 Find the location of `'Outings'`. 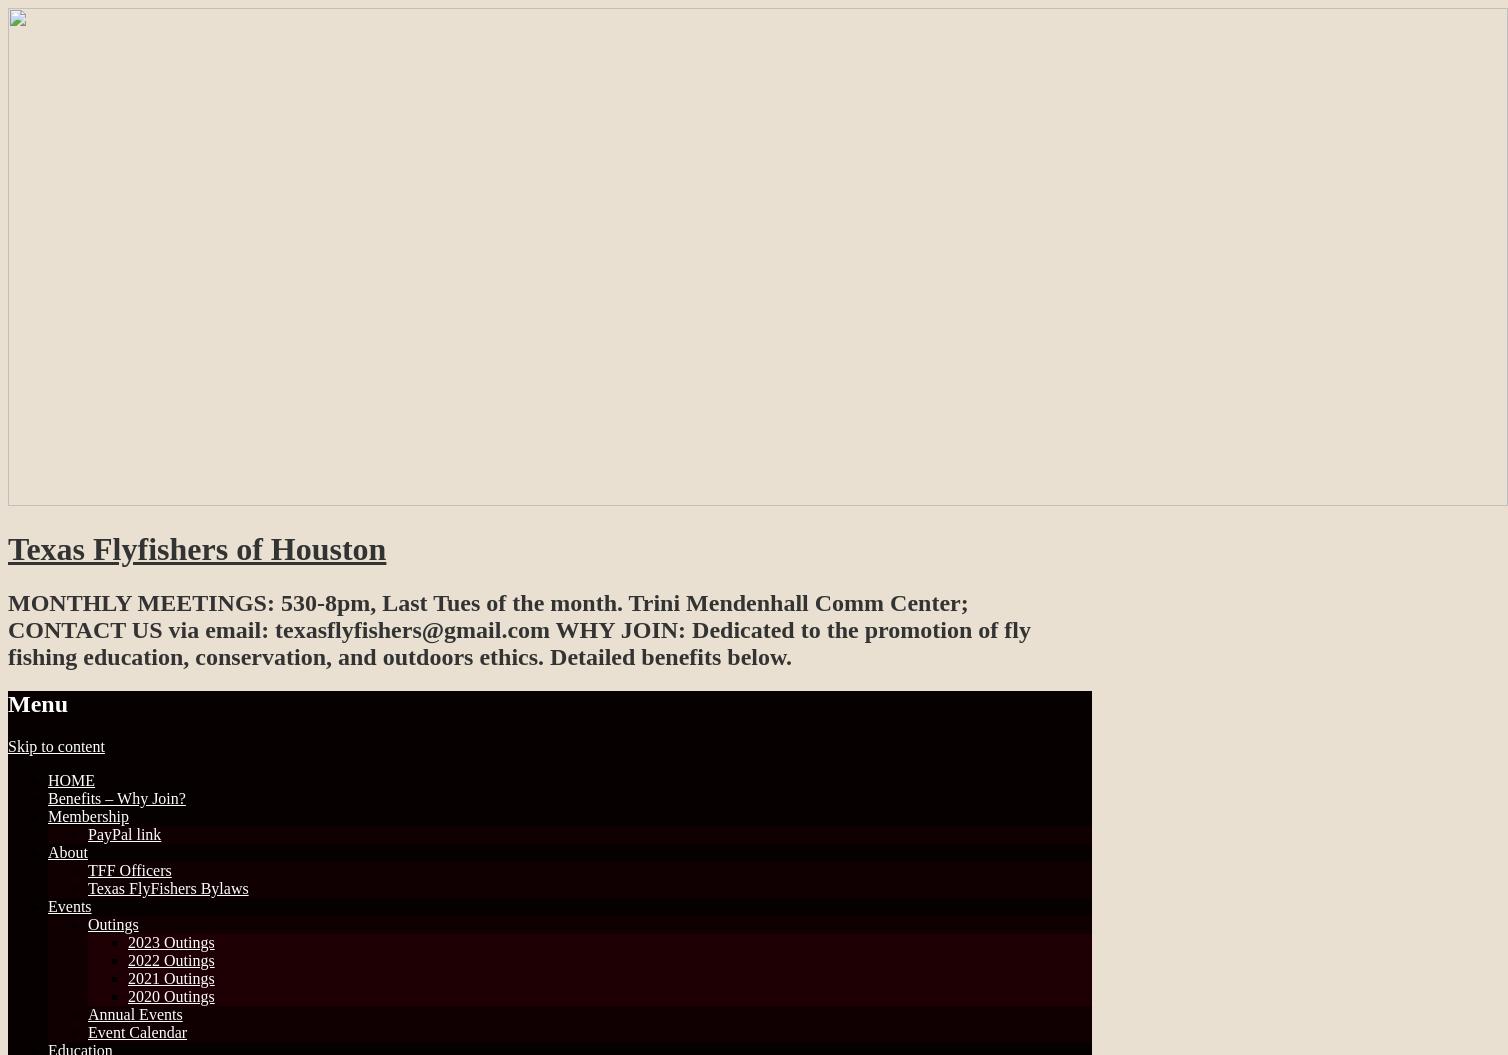

'Outings' is located at coordinates (88, 922).